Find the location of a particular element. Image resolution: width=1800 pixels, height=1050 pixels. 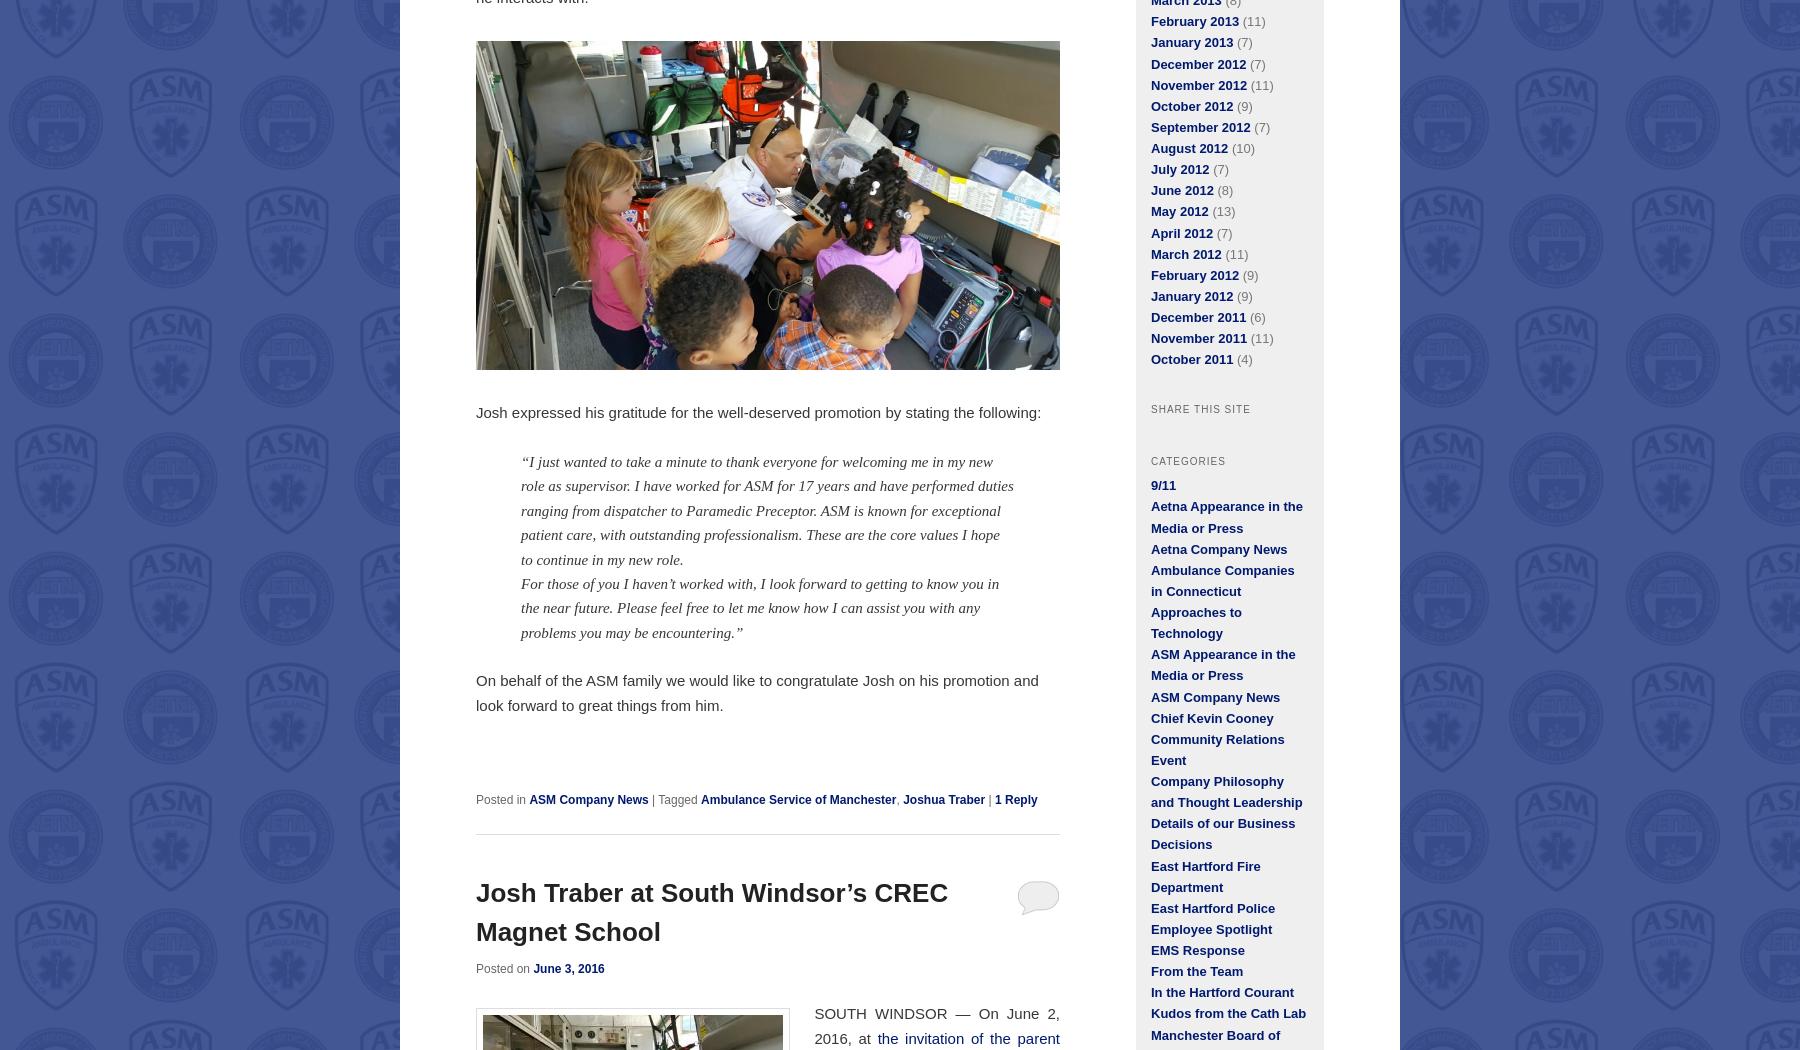

'January 2012' is located at coordinates (1190, 294).